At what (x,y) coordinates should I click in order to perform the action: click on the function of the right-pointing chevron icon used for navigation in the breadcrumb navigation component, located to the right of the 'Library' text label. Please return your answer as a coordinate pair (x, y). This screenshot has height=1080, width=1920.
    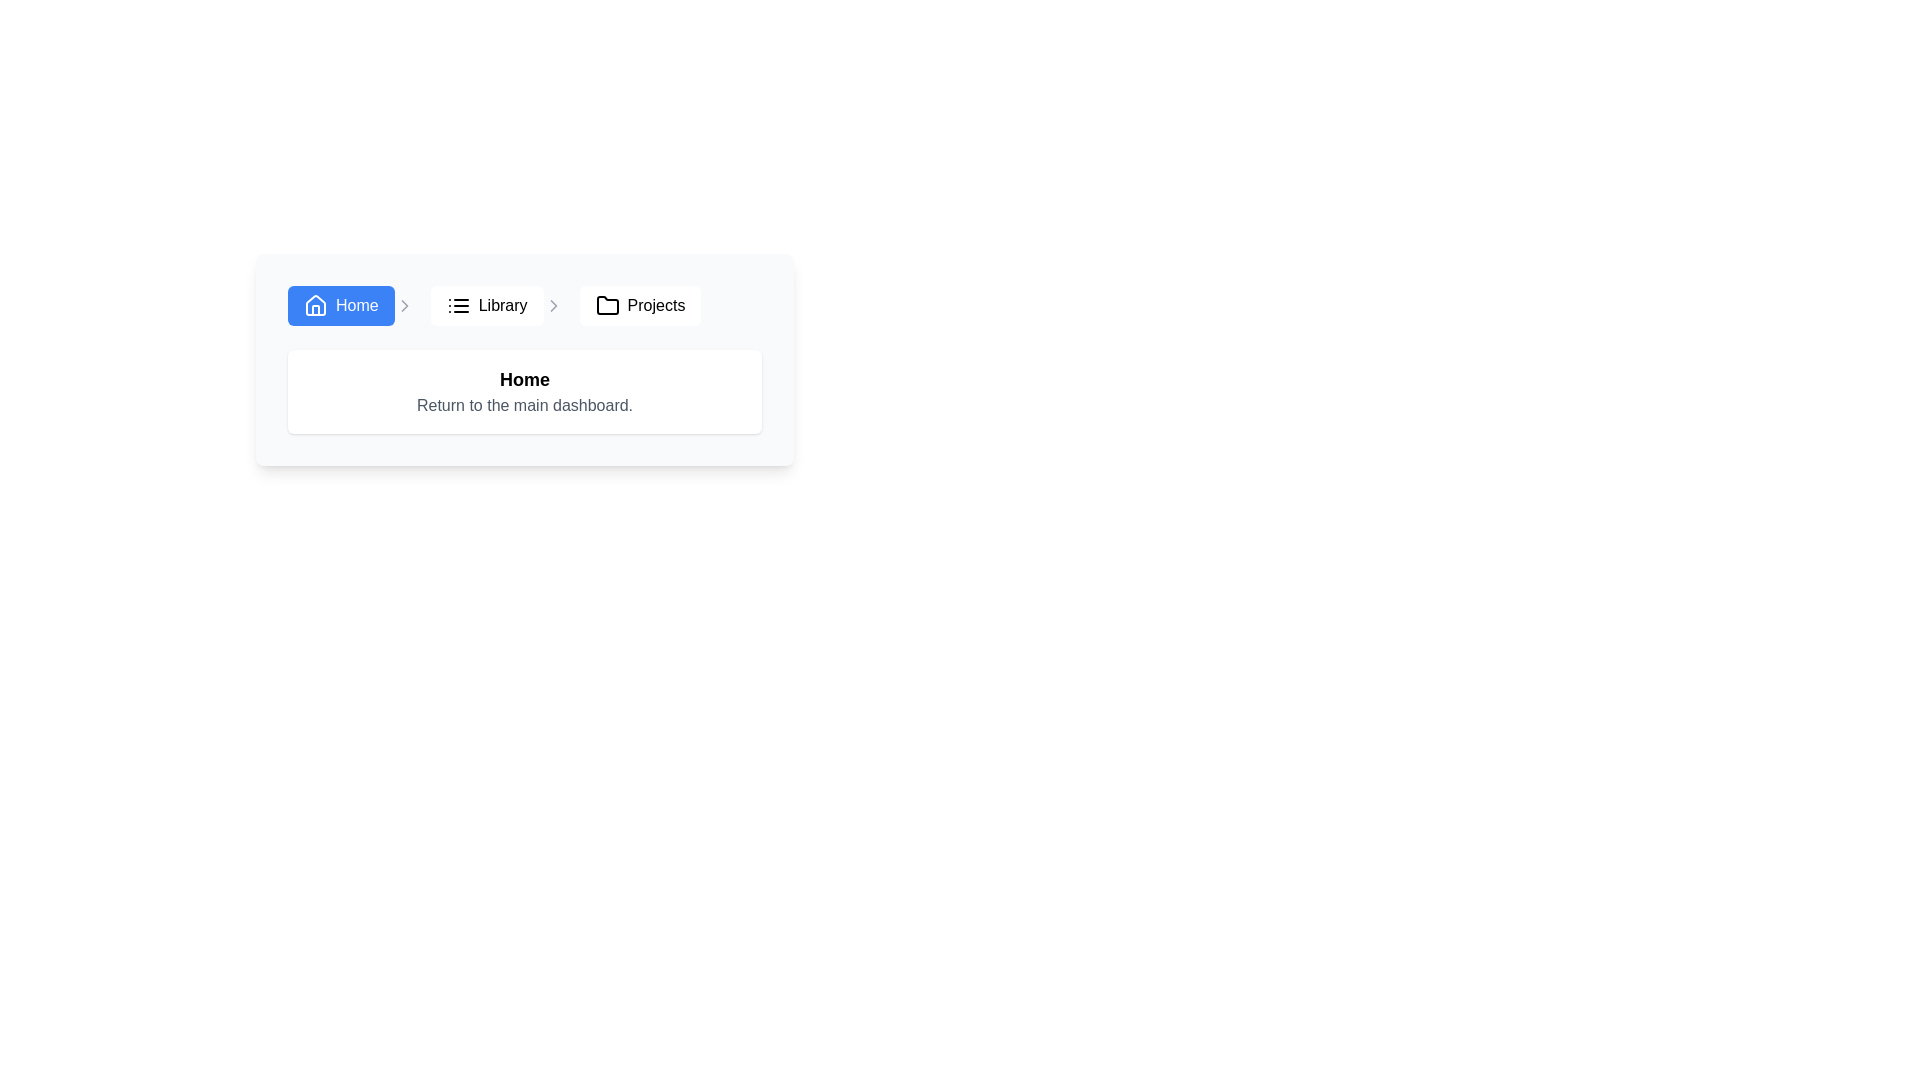
    Looking at the image, I should click on (553, 305).